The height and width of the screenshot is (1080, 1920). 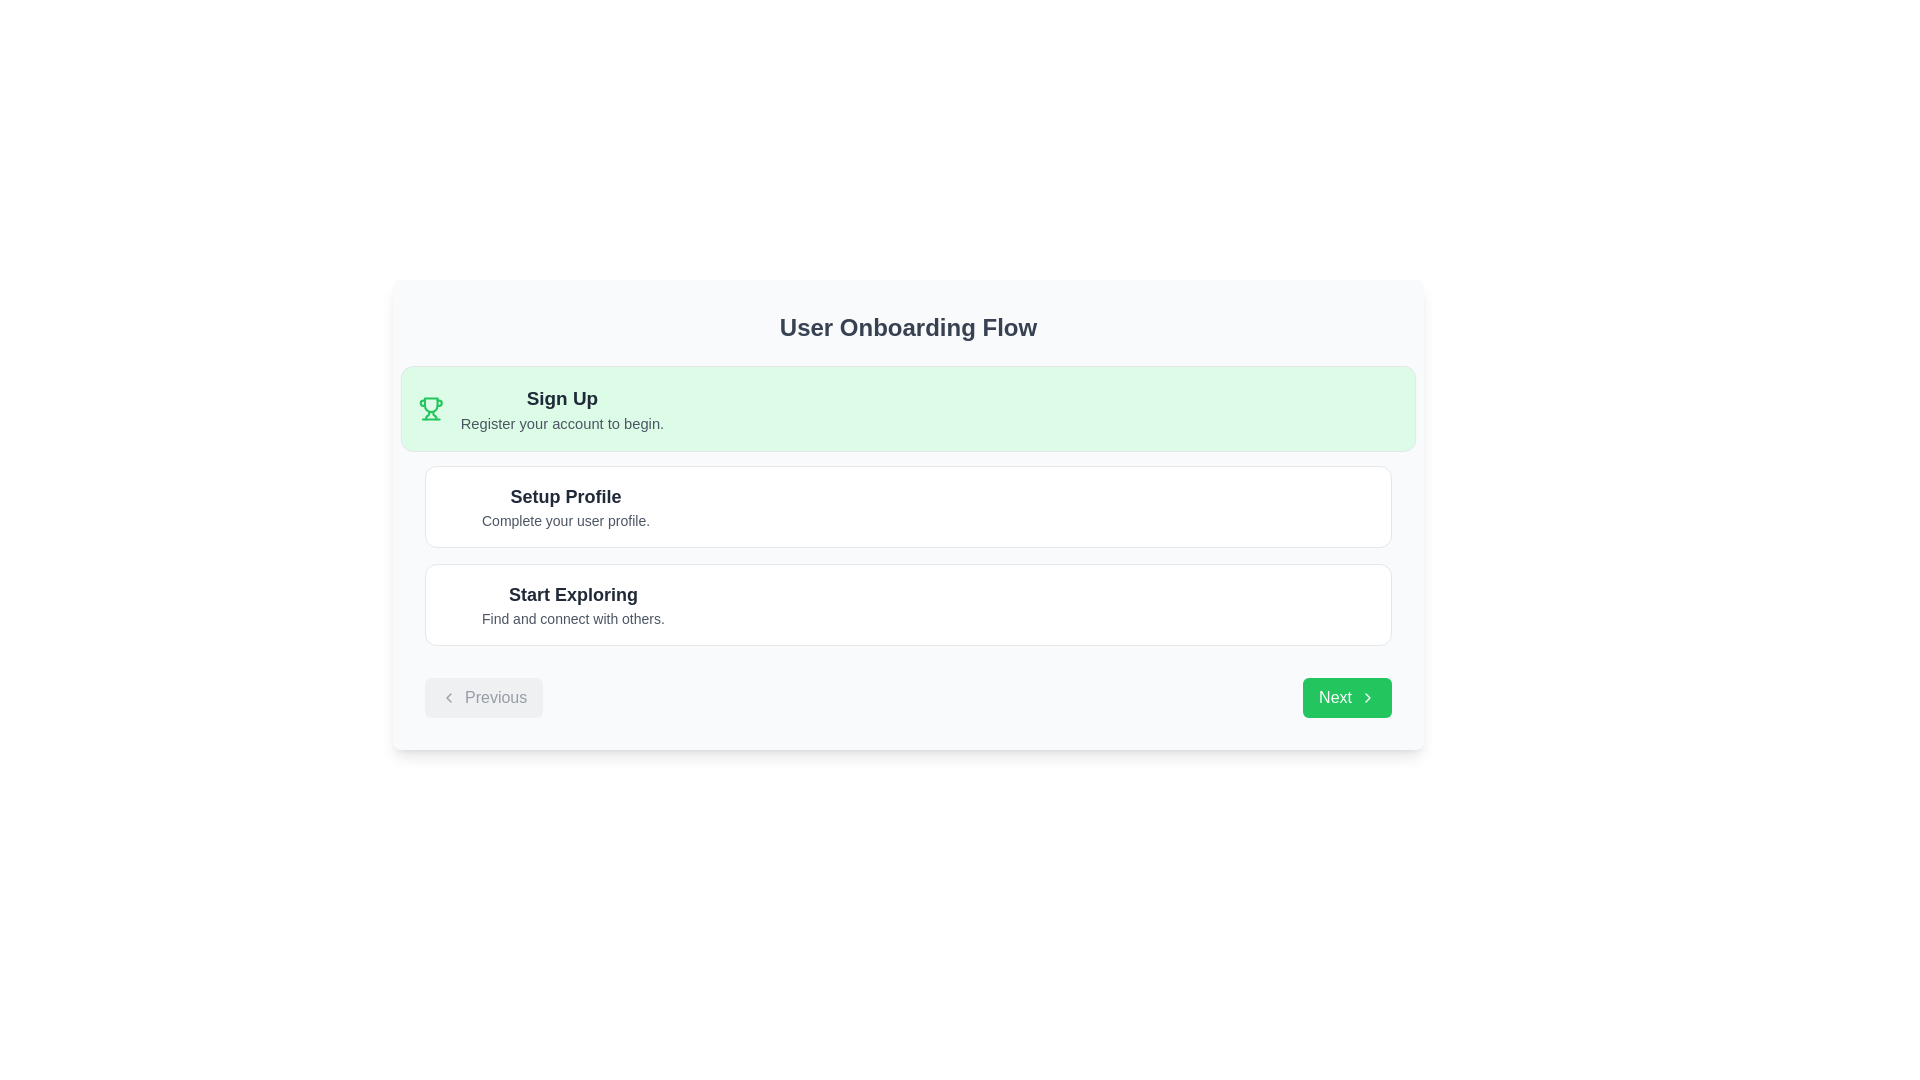 What do you see at coordinates (430, 407) in the screenshot?
I see `the trophy icon symbolizing achievement located in the top-left corner of the green-highlighted 'Sign Up' section in the onboarding flow interface` at bounding box center [430, 407].